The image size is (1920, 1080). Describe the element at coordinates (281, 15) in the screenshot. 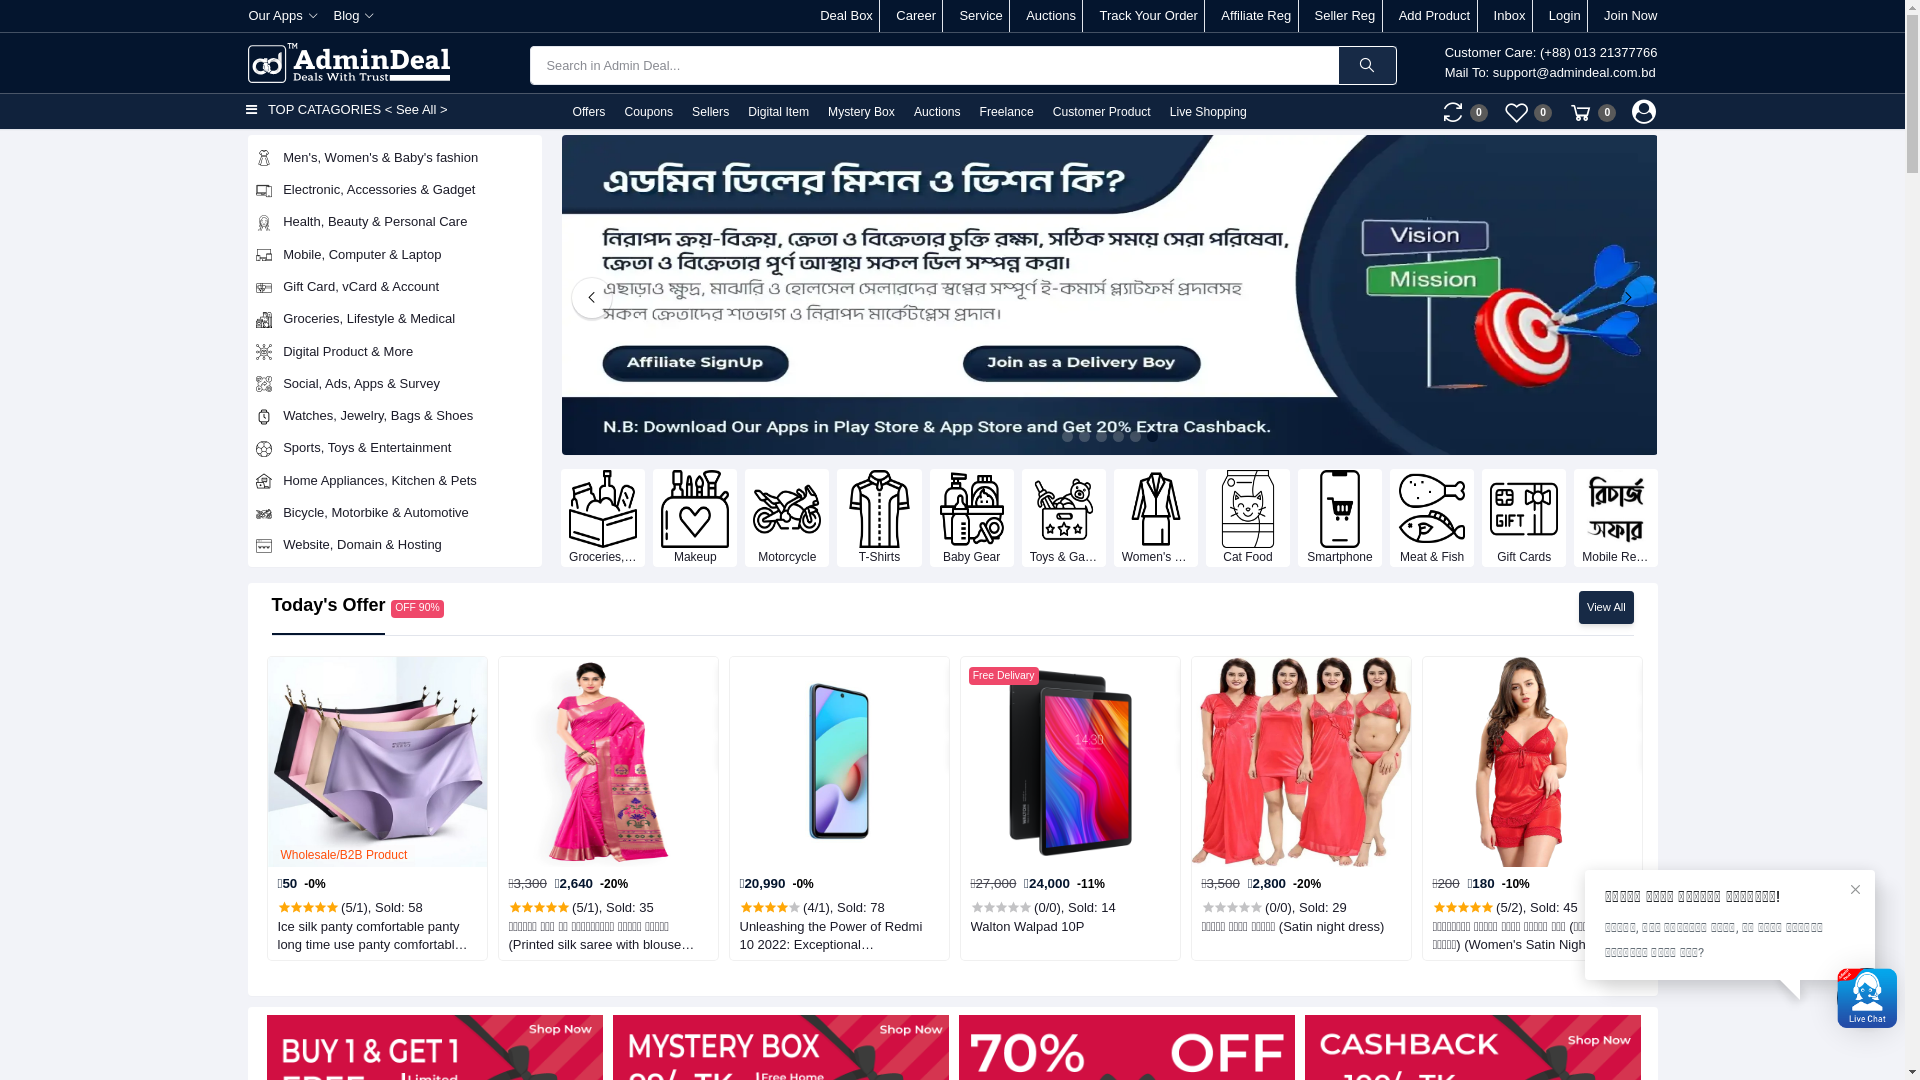

I see `'Our Apps'` at that location.